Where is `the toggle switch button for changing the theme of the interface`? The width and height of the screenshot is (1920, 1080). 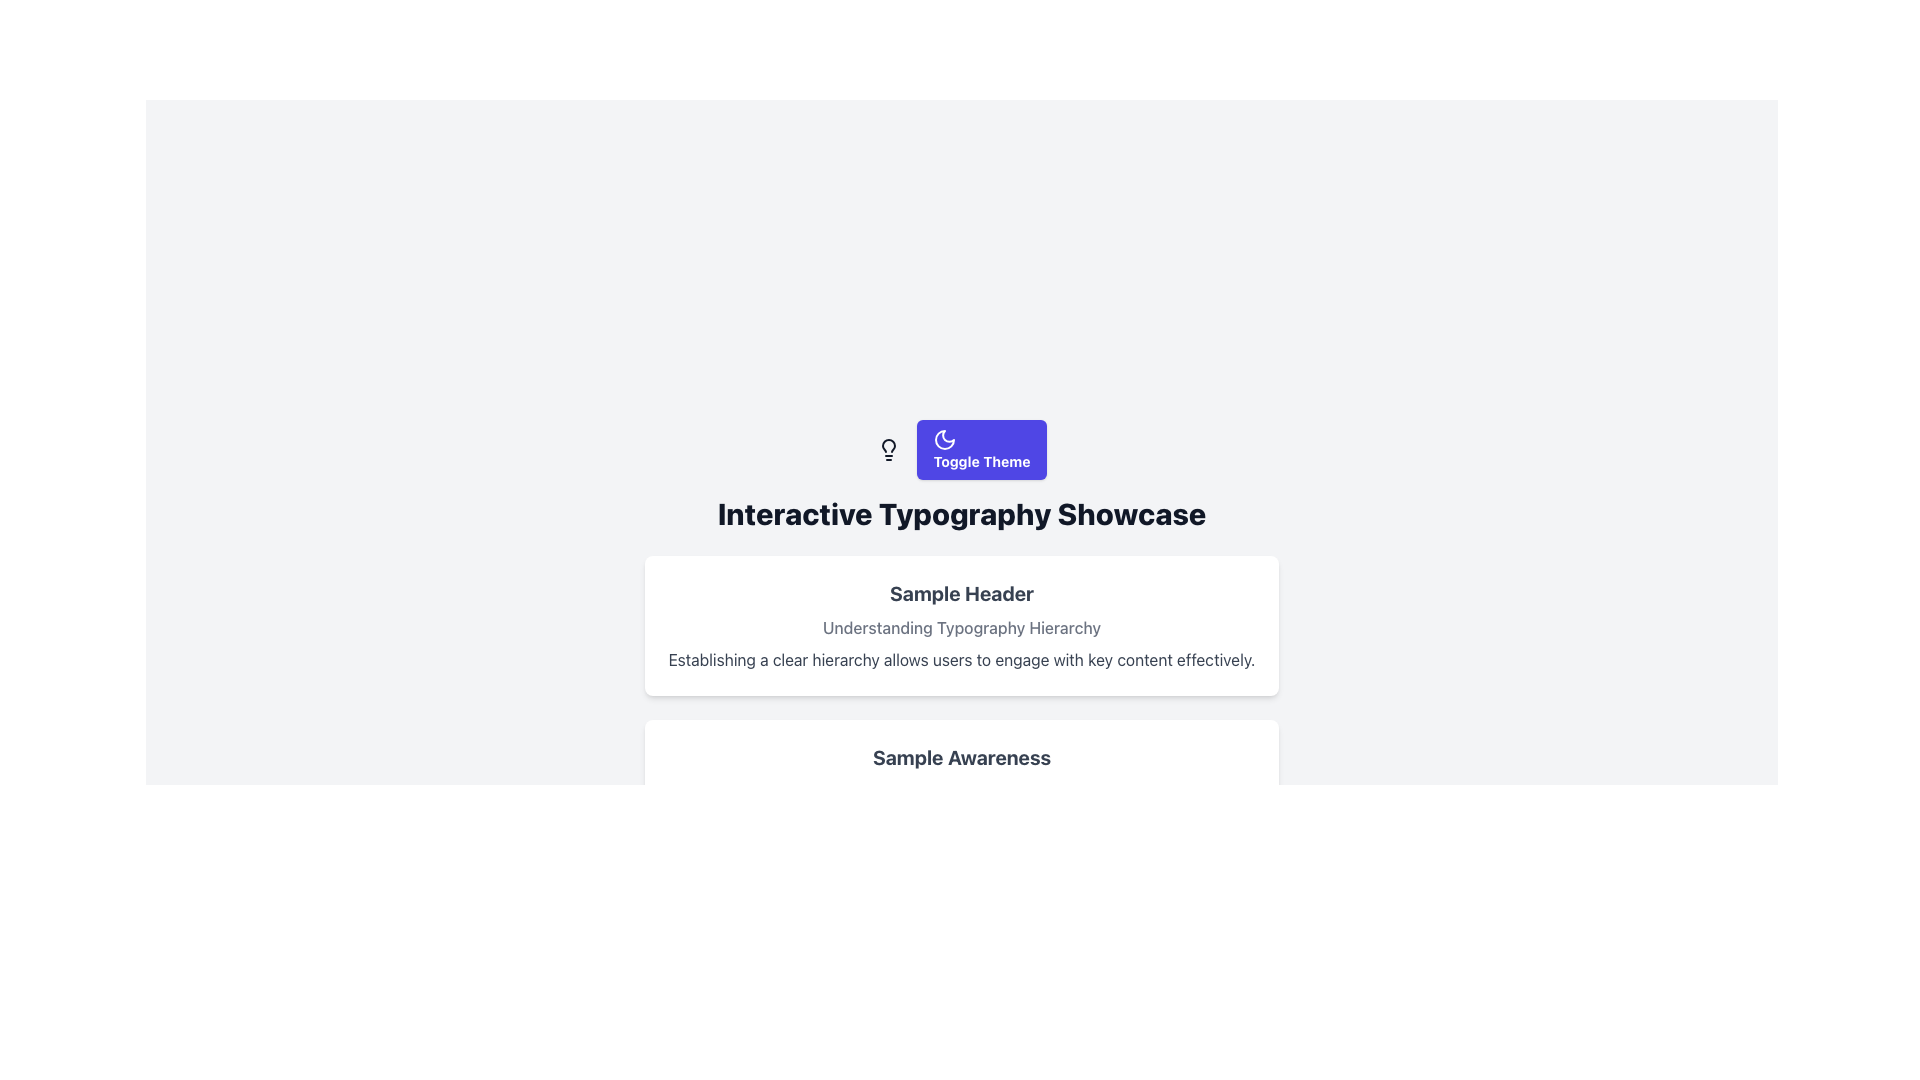
the toggle switch button for changing the theme of the interface is located at coordinates (982, 450).